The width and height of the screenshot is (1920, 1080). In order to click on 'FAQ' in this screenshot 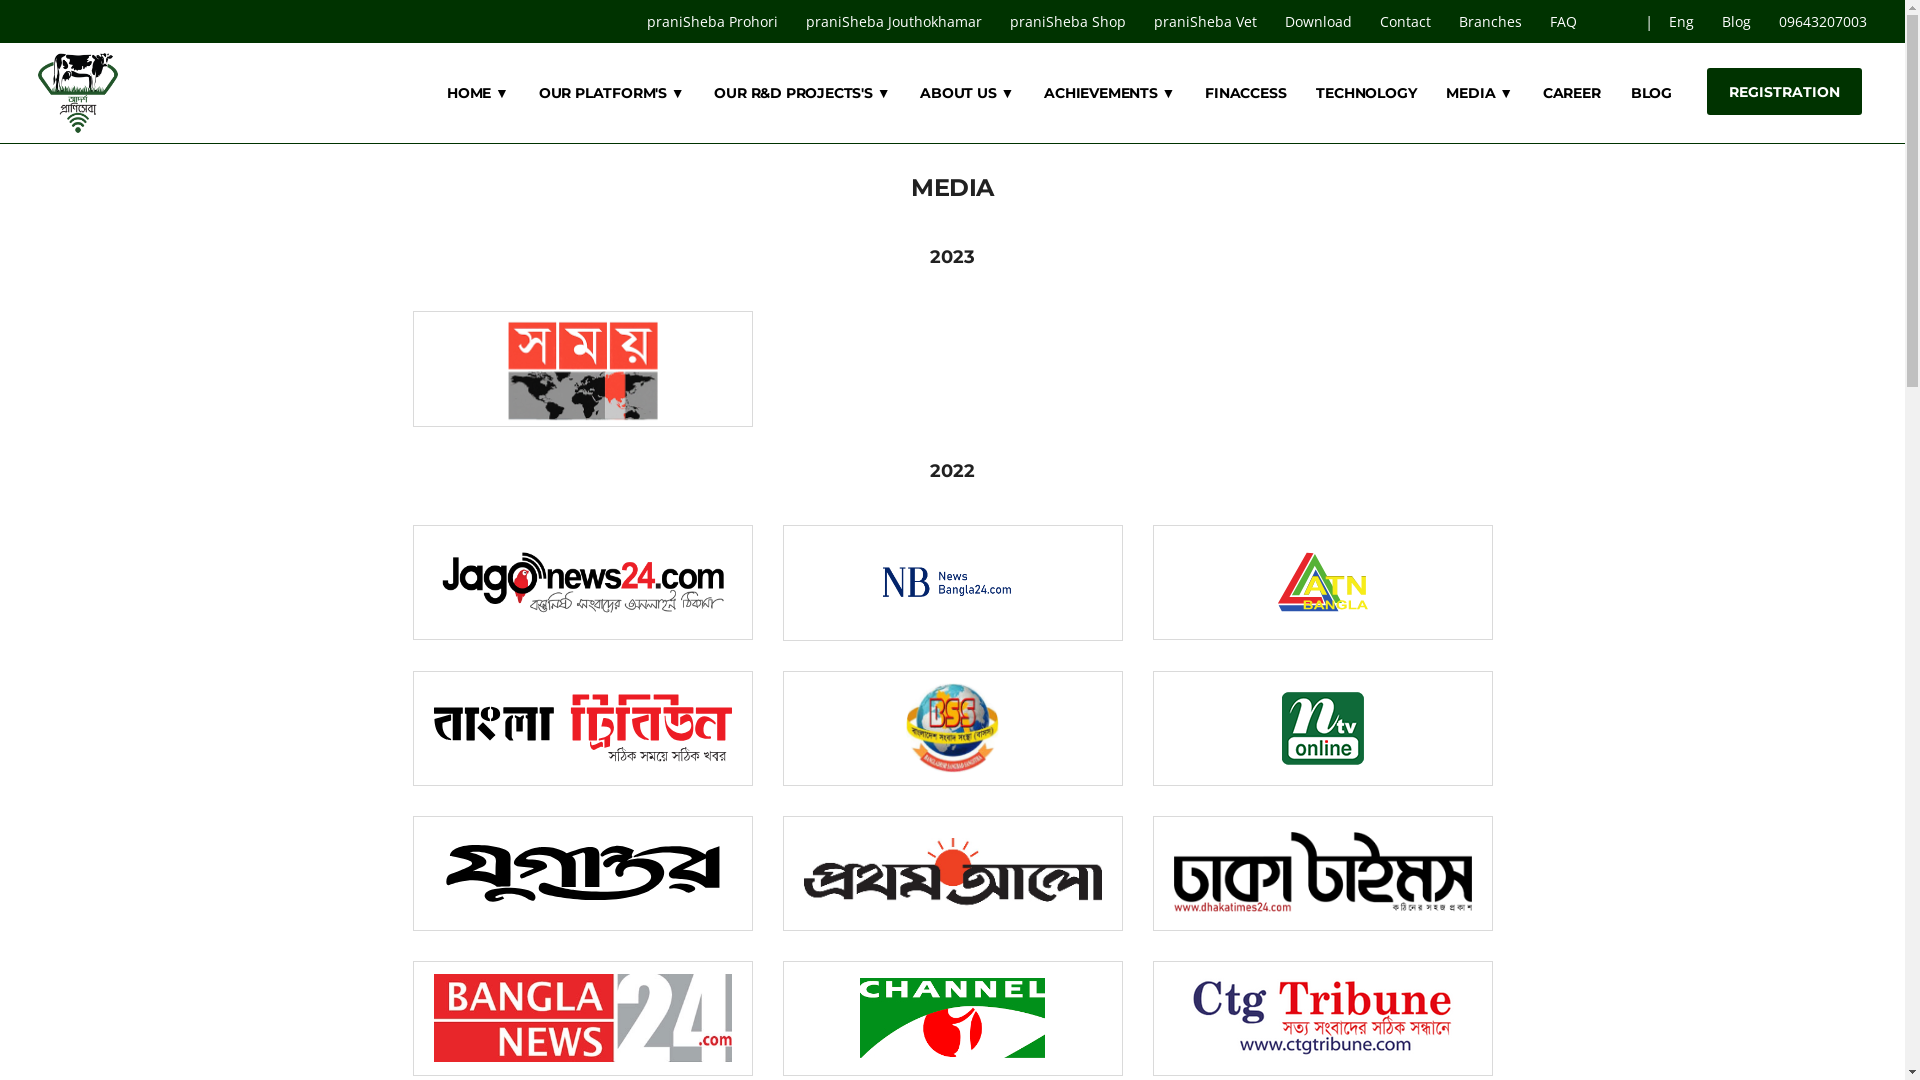, I will do `click(1564, 21)`.